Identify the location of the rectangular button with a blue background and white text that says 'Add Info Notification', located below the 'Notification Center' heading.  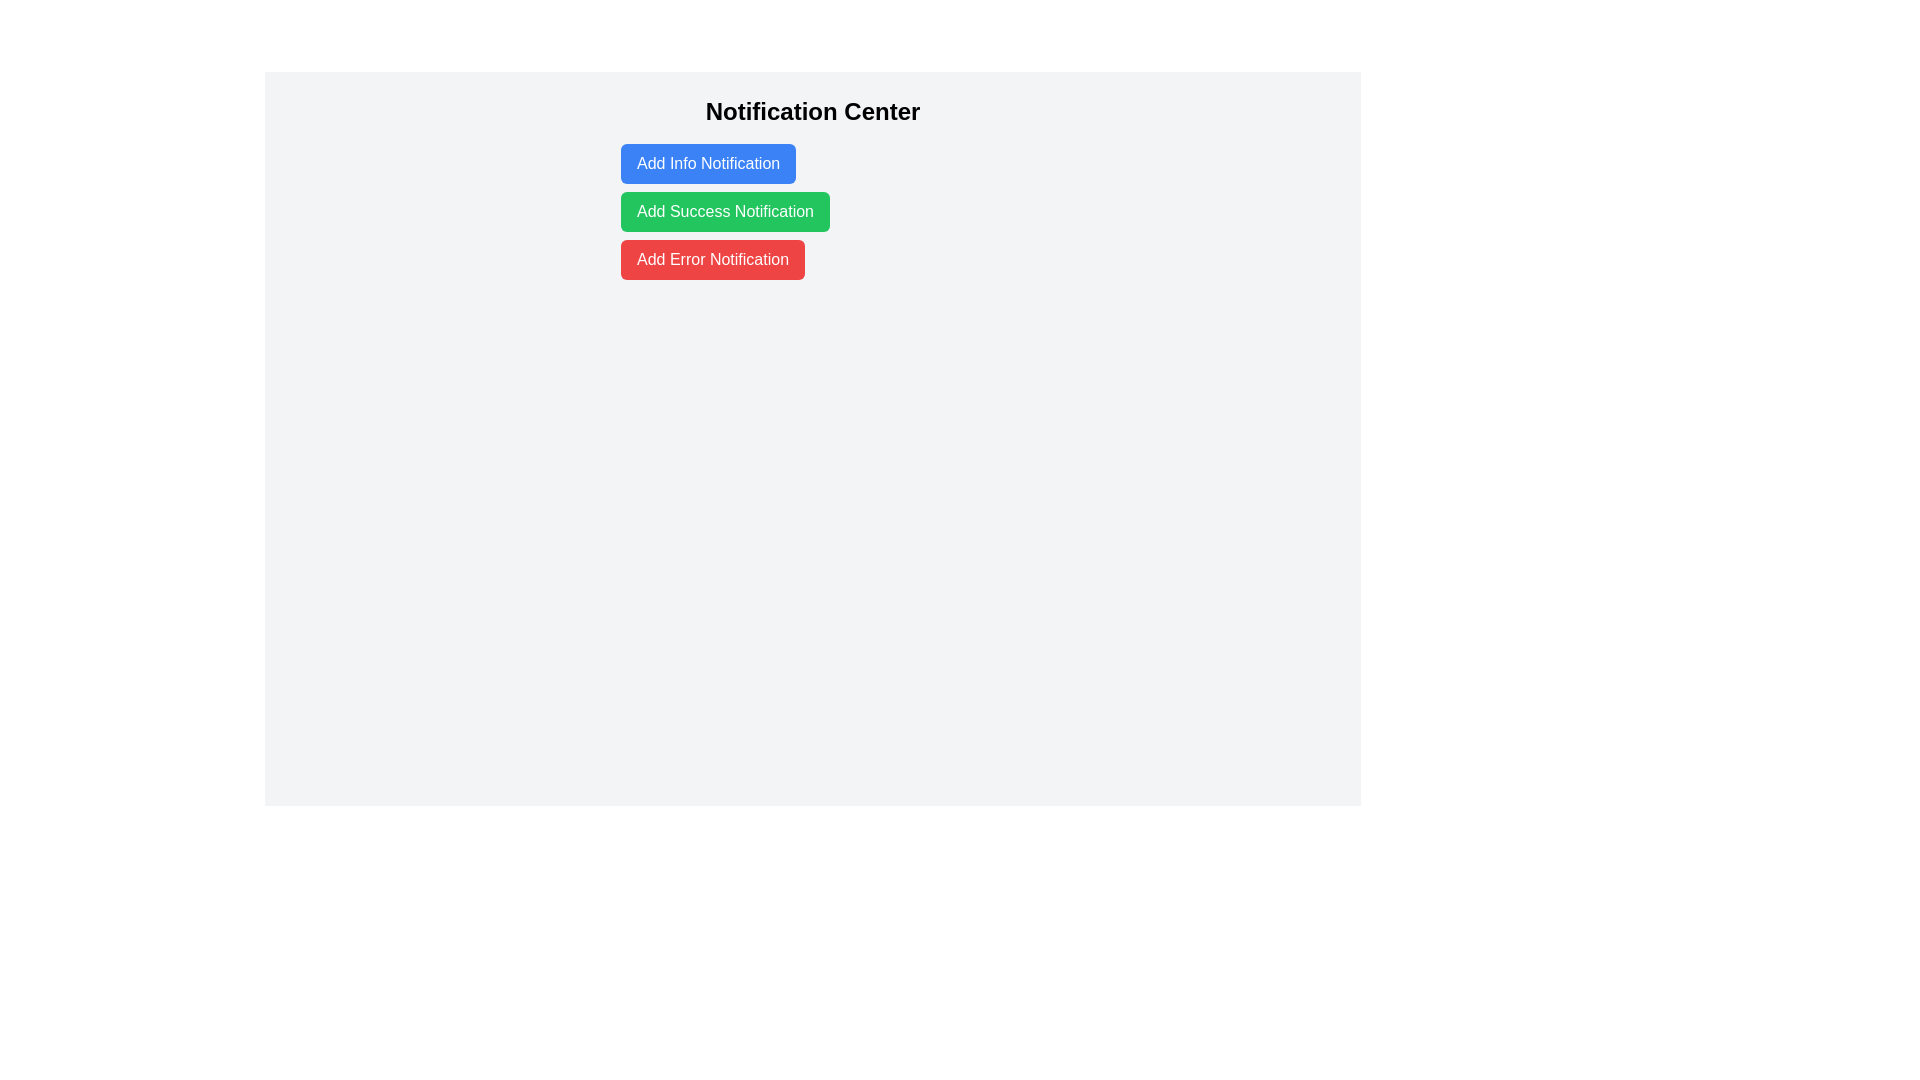
(708, 163).